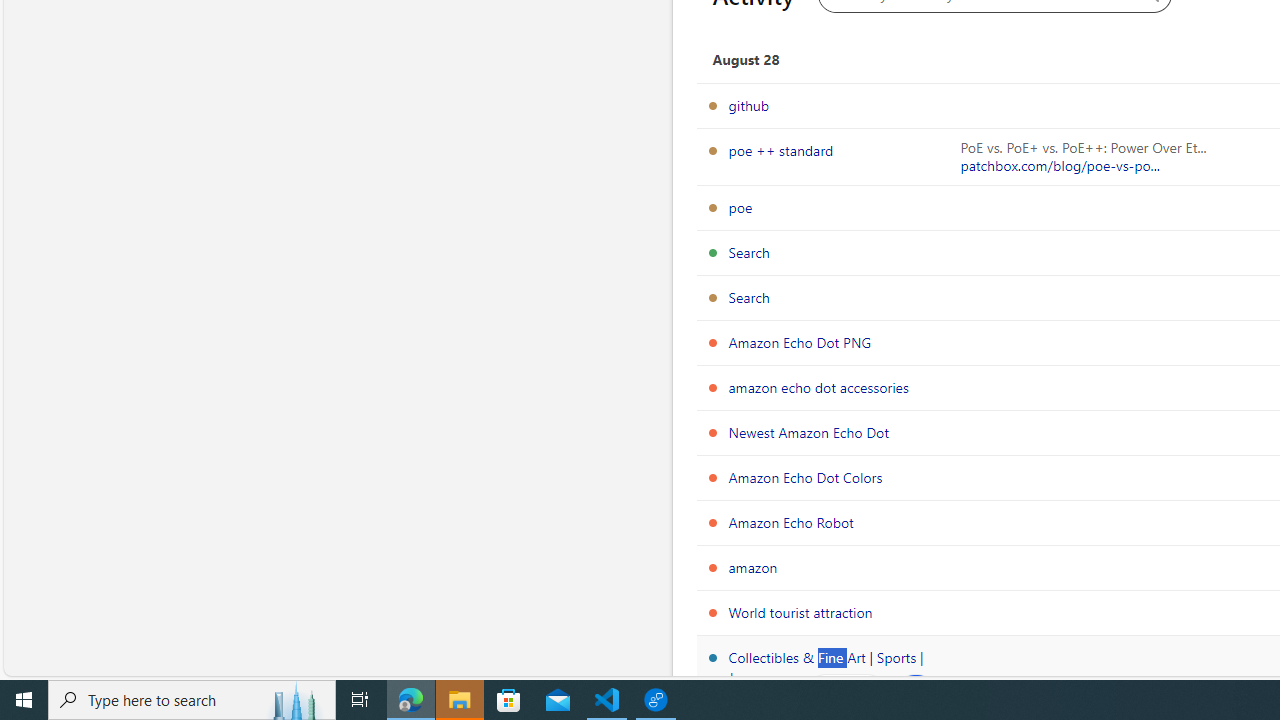 Image resolution: width=1280 pixels, height=720 pixels. Describe the element at coordinates (790, 521) in the screenshot. I see `'Amazon Echo Robot'` at that location.